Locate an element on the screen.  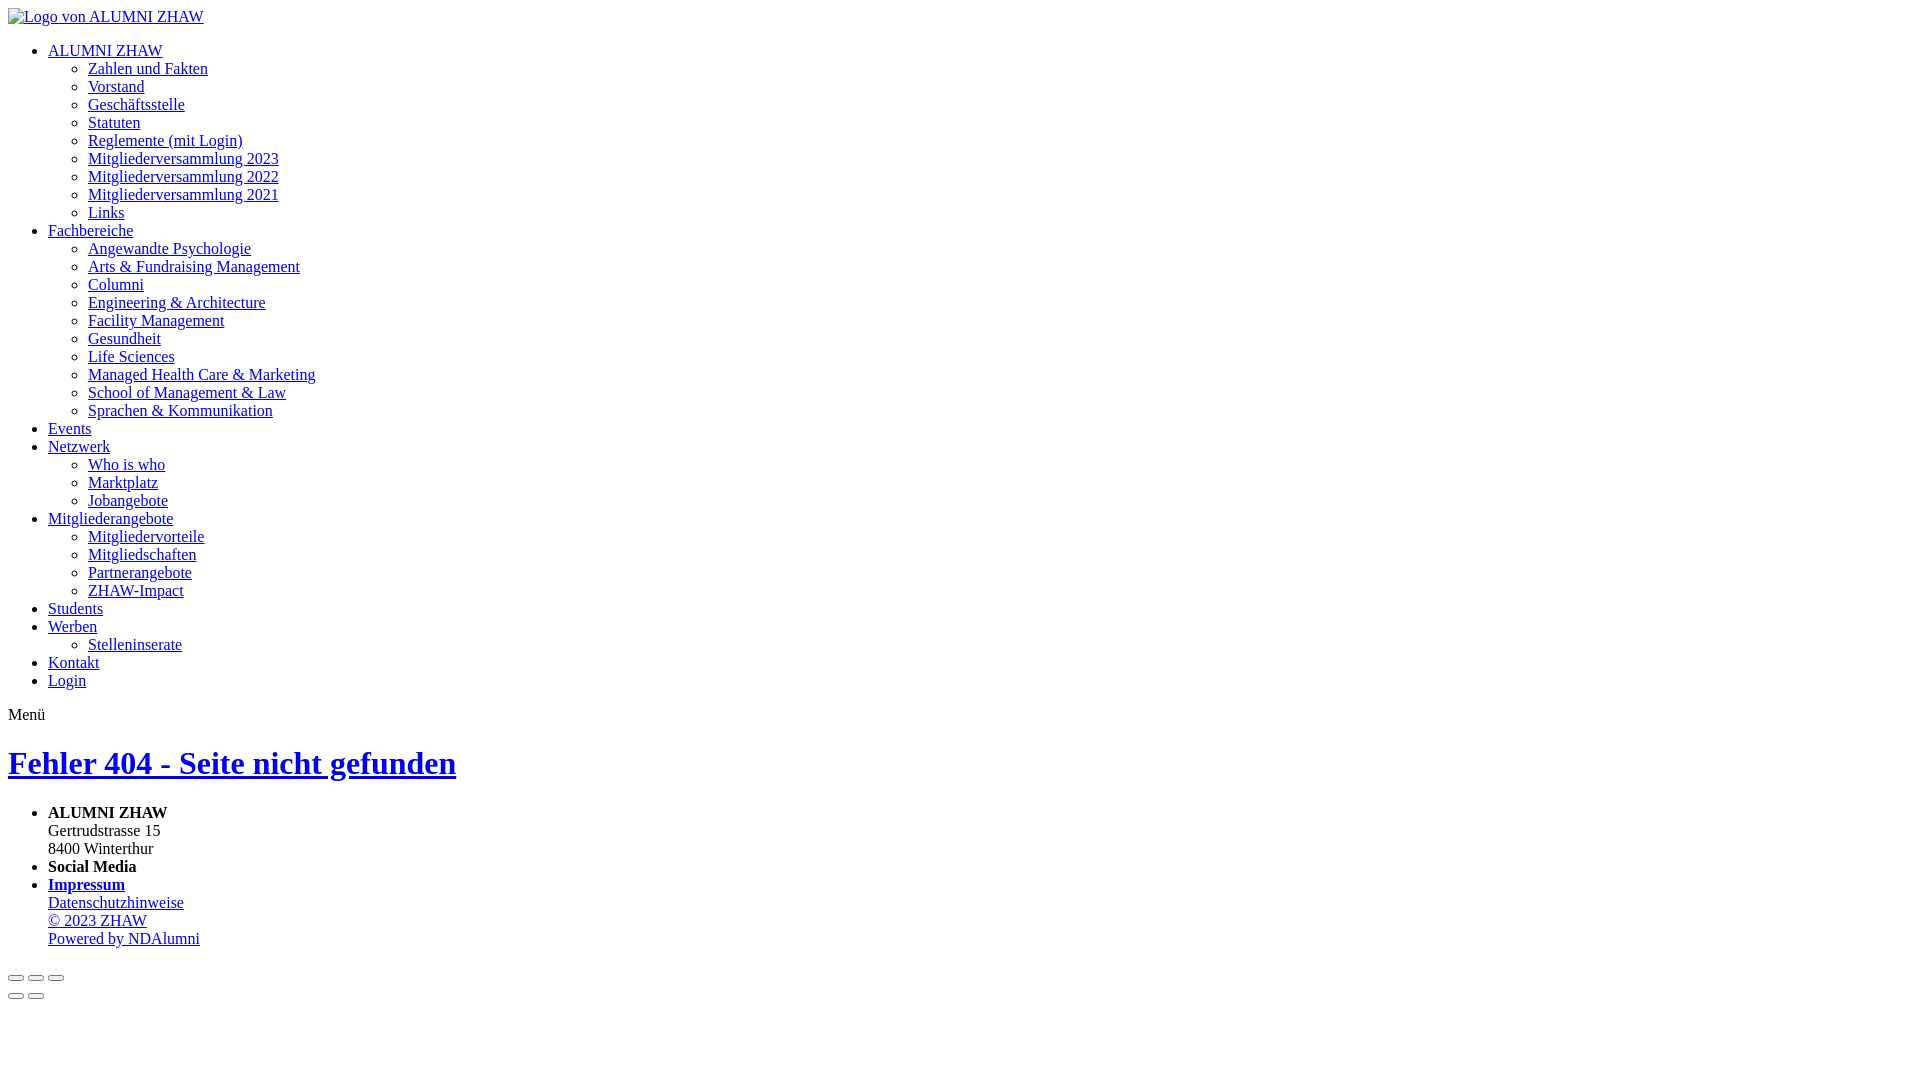
'Who is who' is located at coordinates (125, 464).